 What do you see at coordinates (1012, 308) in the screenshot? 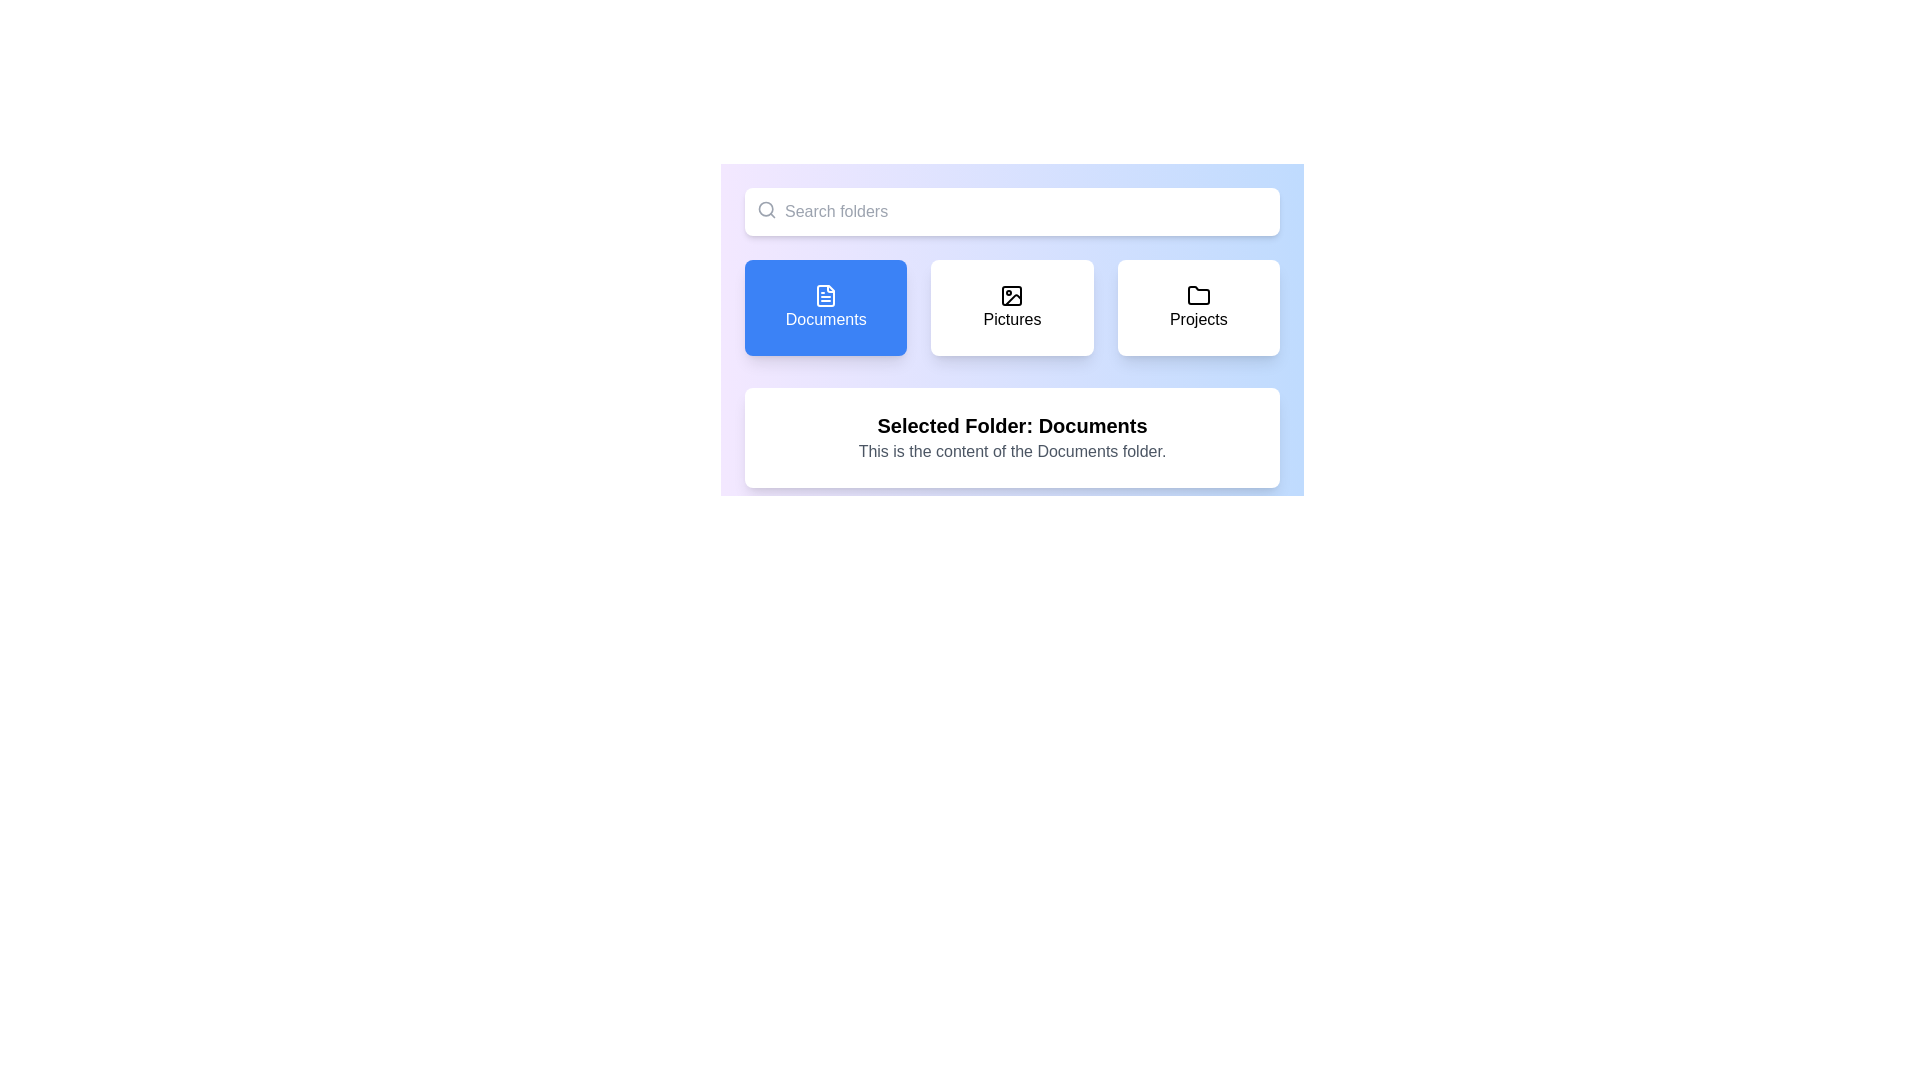
I see `the button labeled 'Pictures' with a white background and black text` at bounding box center [1012, 308].